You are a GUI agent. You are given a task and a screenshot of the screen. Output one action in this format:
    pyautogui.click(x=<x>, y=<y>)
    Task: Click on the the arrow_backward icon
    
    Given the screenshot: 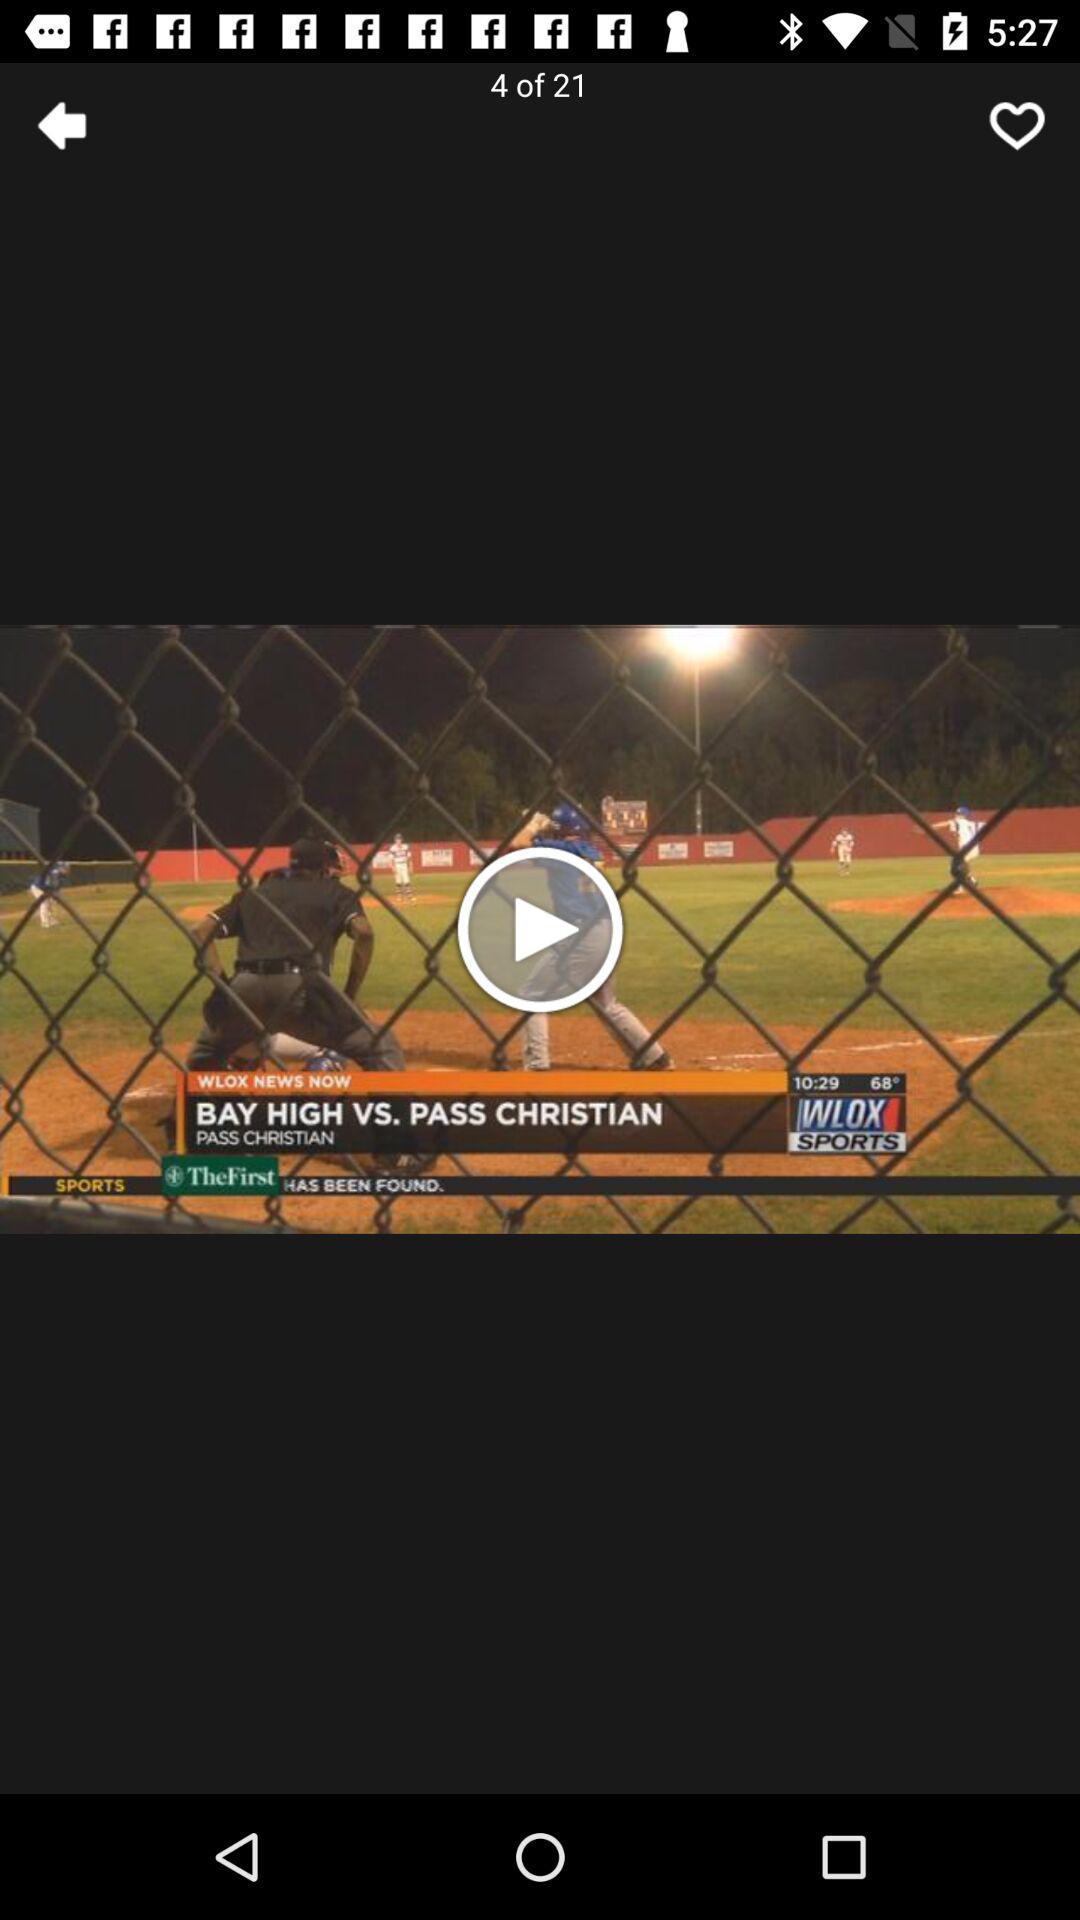 What is the action you would take?
    pyautogui.click(x=61, y=124)
    